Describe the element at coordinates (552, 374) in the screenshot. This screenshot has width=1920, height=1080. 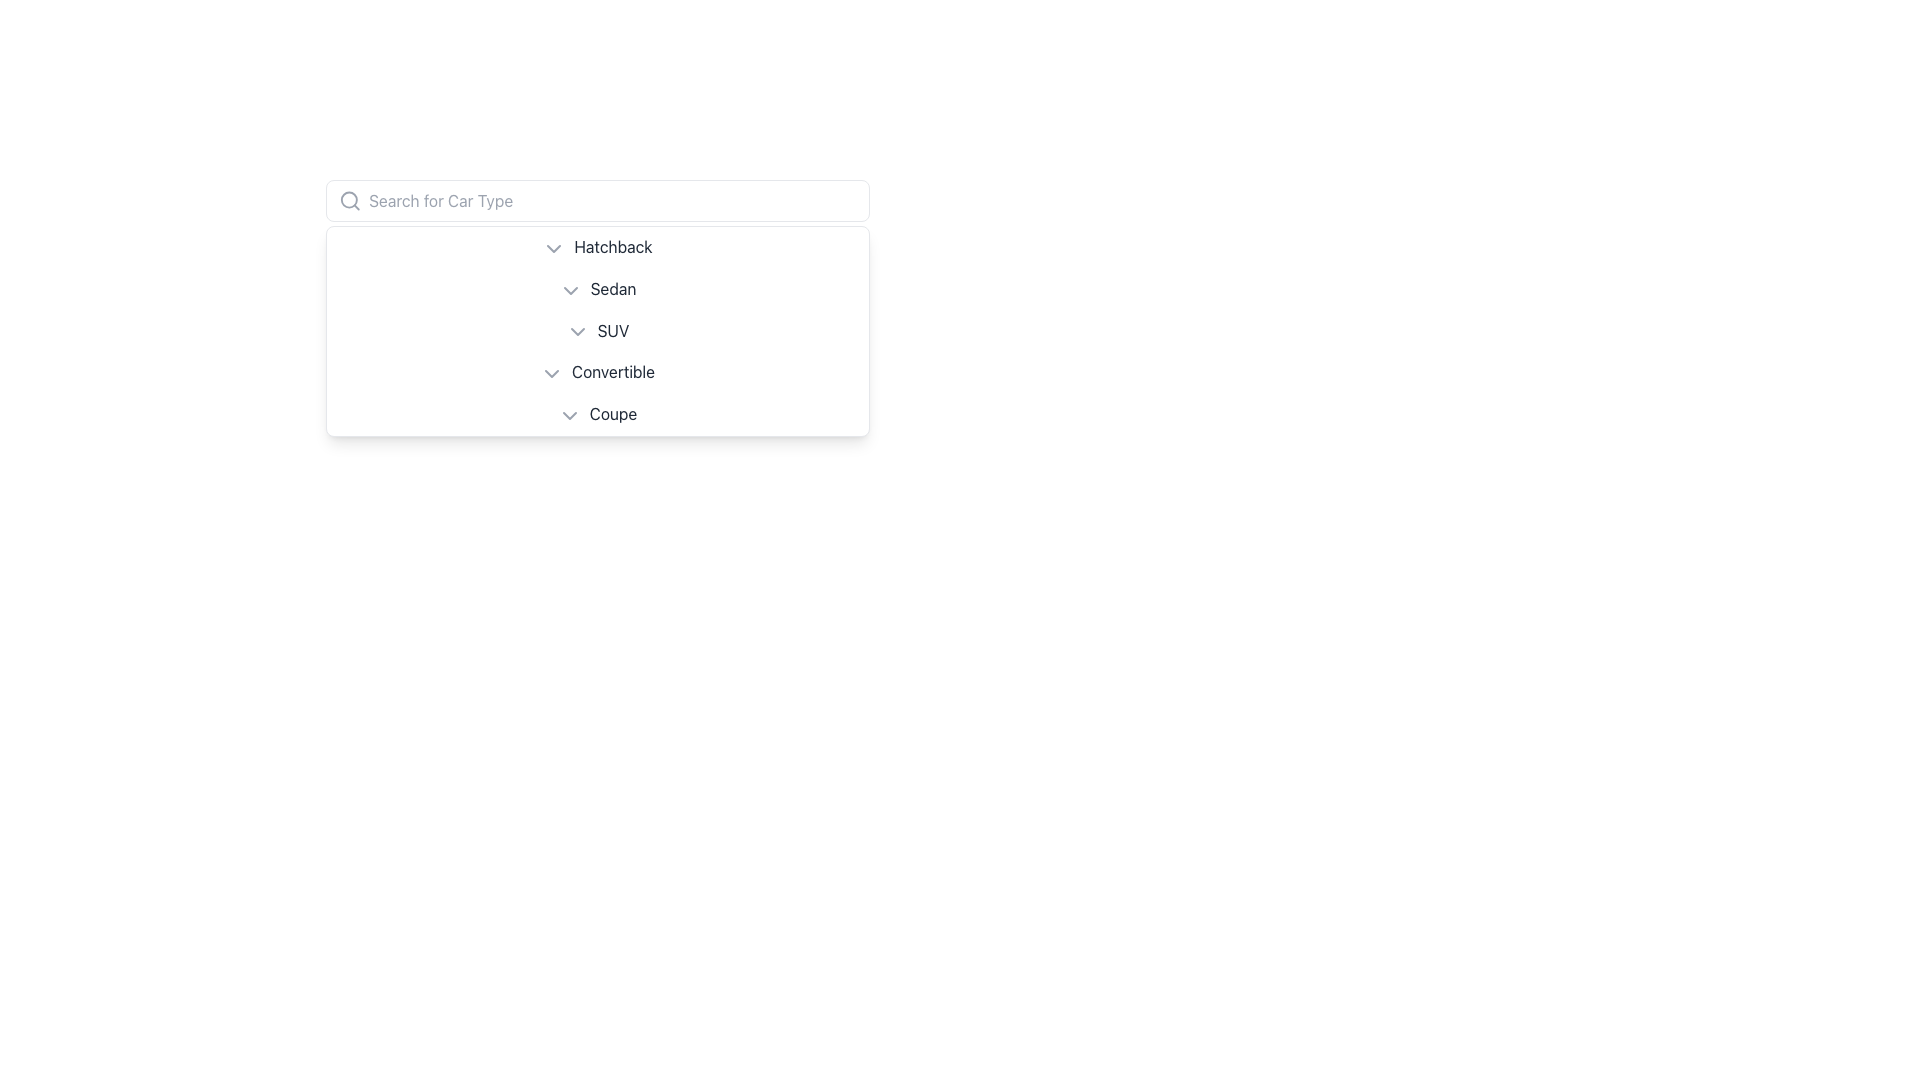
I see `the Dropdown Indicator located to the left of the 'Convertible' text label` at that location.